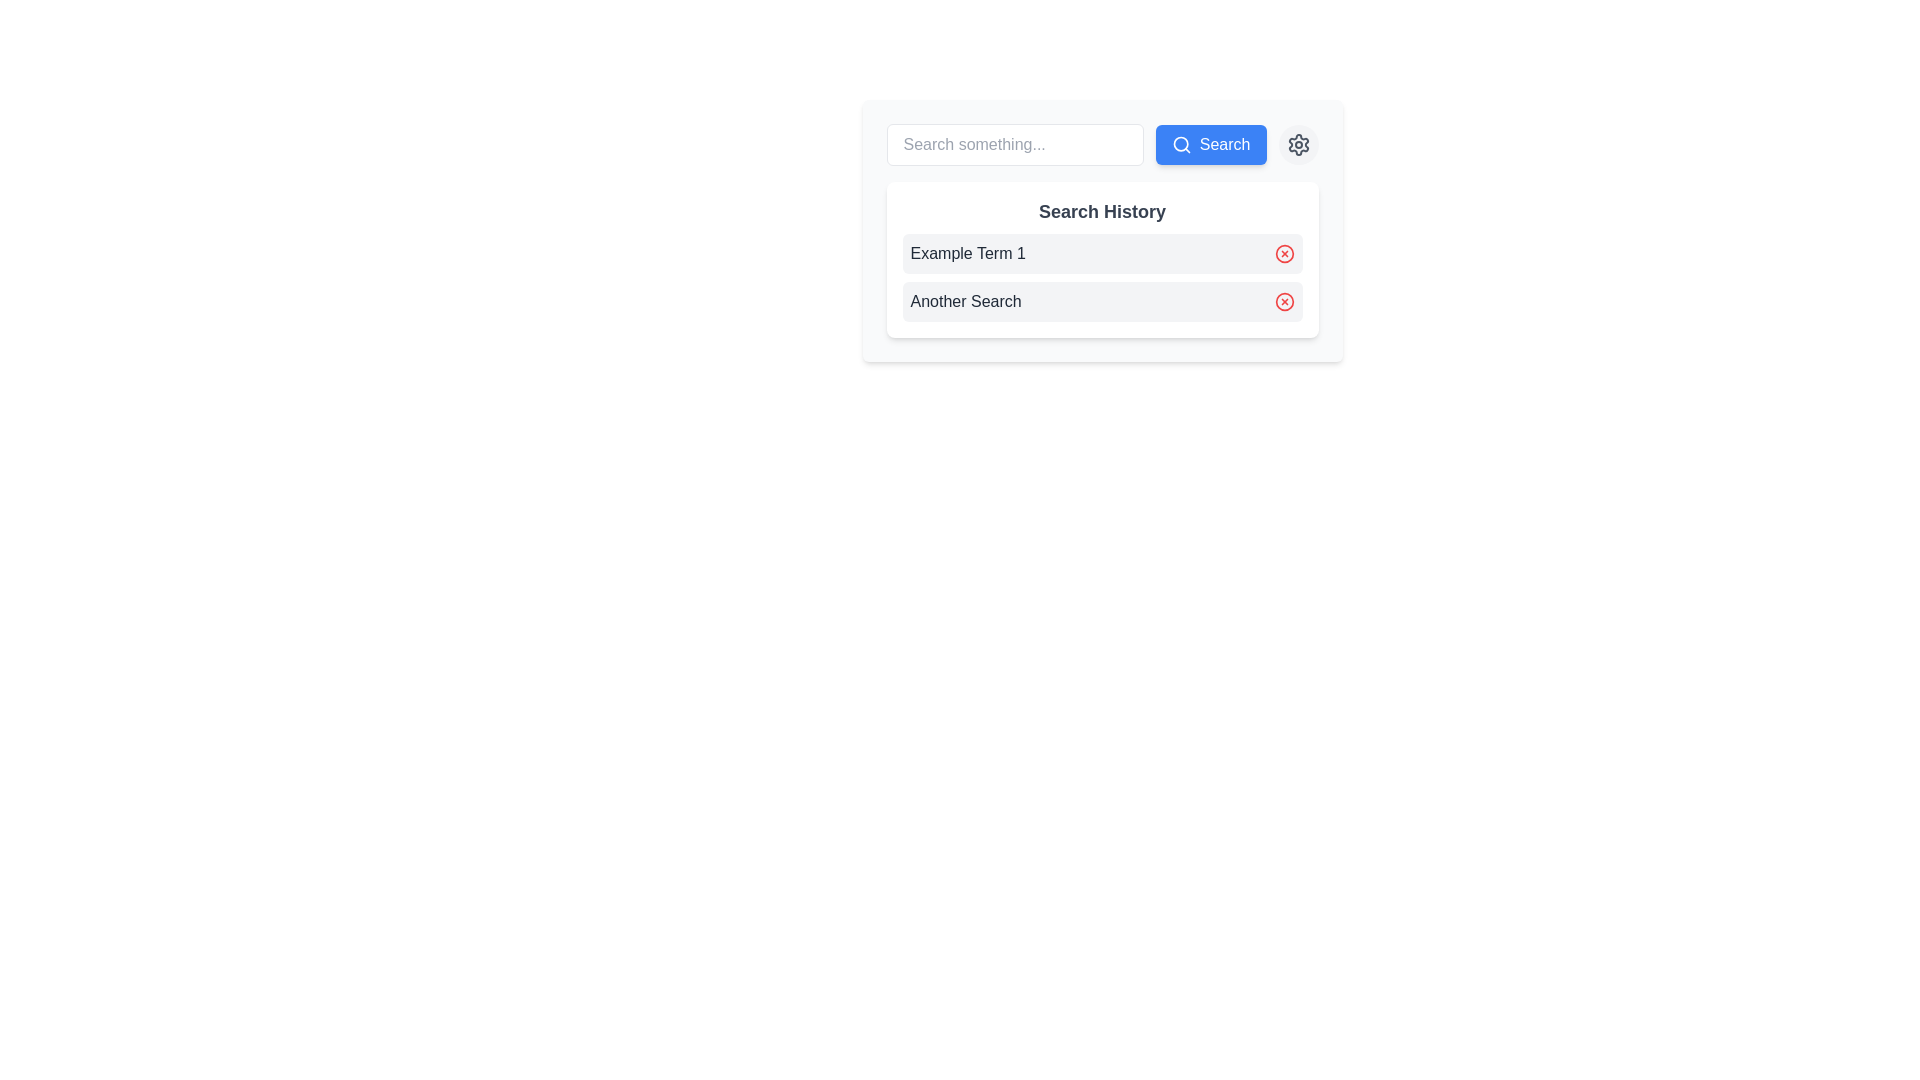  Describe the element at coordinates (1298, 144) in the screenshot. I see `the gear-shaped icon button located in the top-right corner of the interface` at that location.